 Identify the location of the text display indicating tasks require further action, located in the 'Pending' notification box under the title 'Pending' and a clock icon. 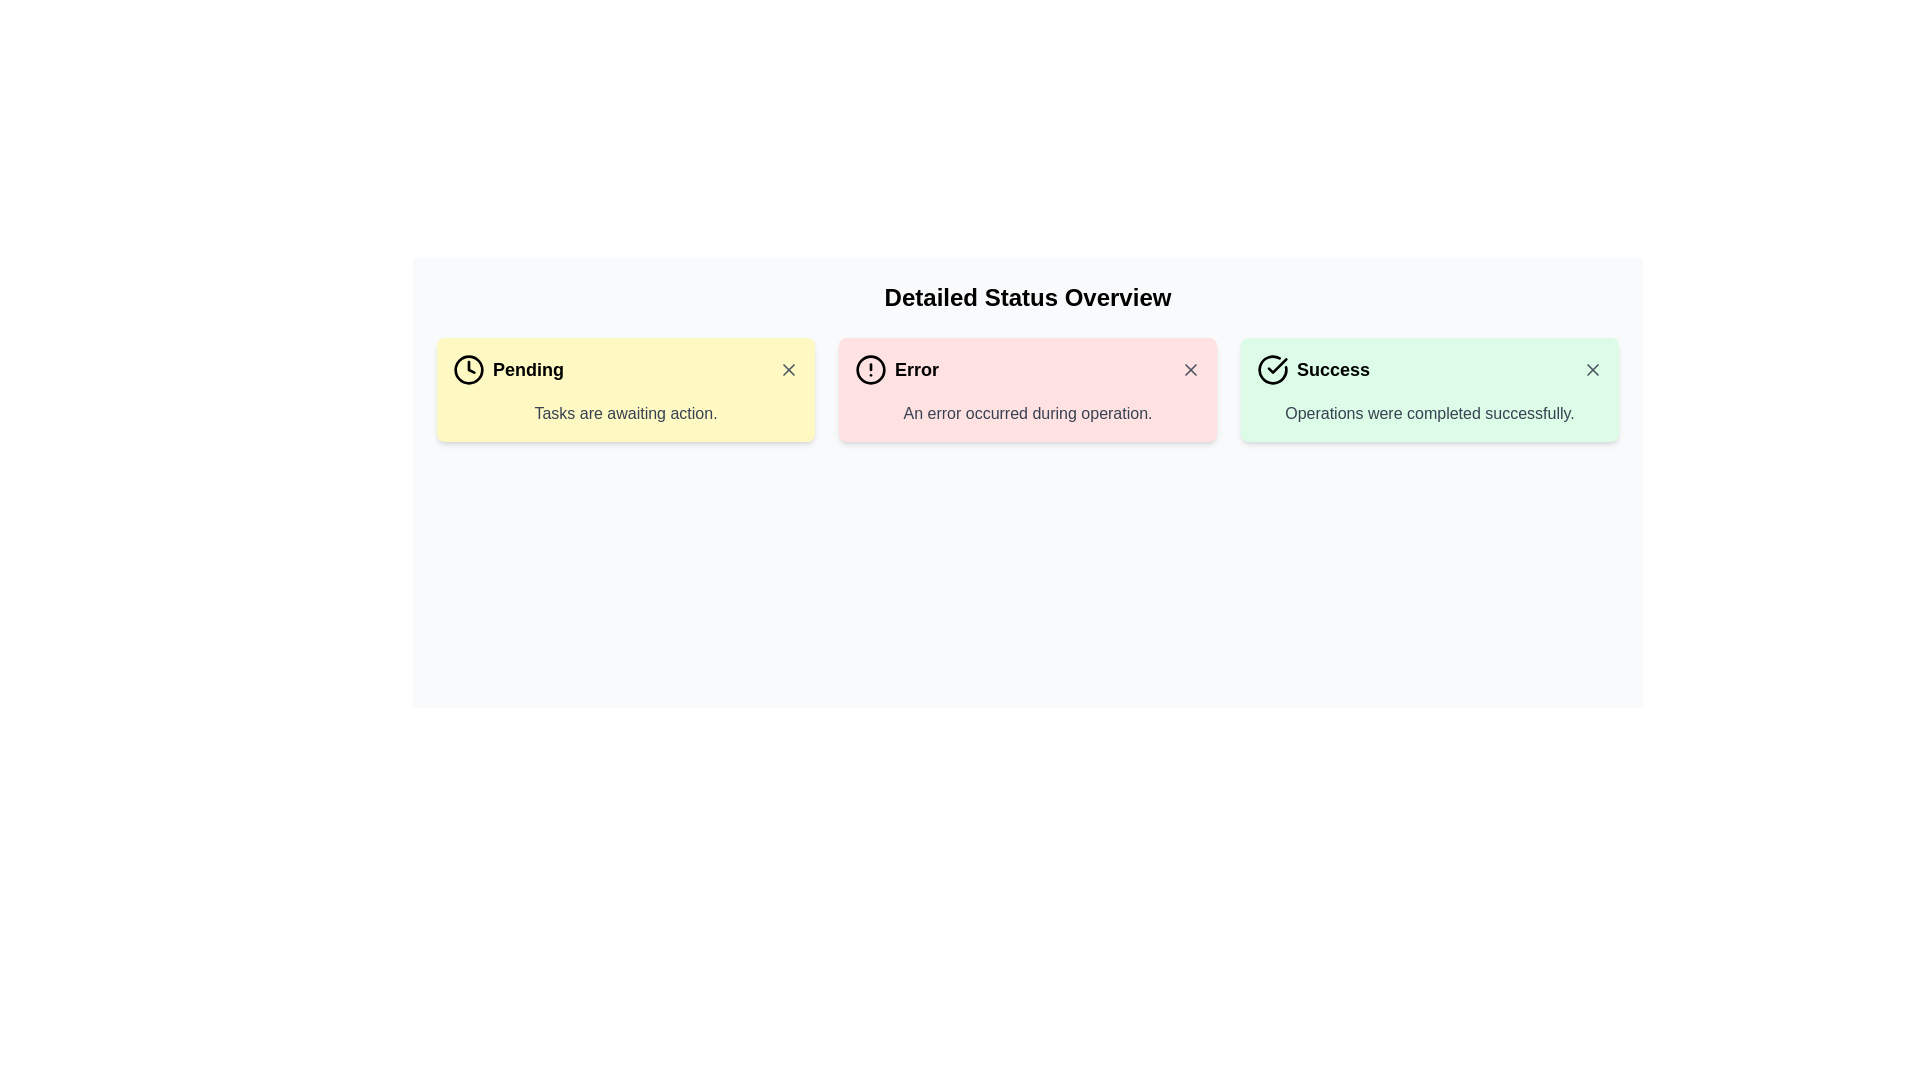
(624, 412).